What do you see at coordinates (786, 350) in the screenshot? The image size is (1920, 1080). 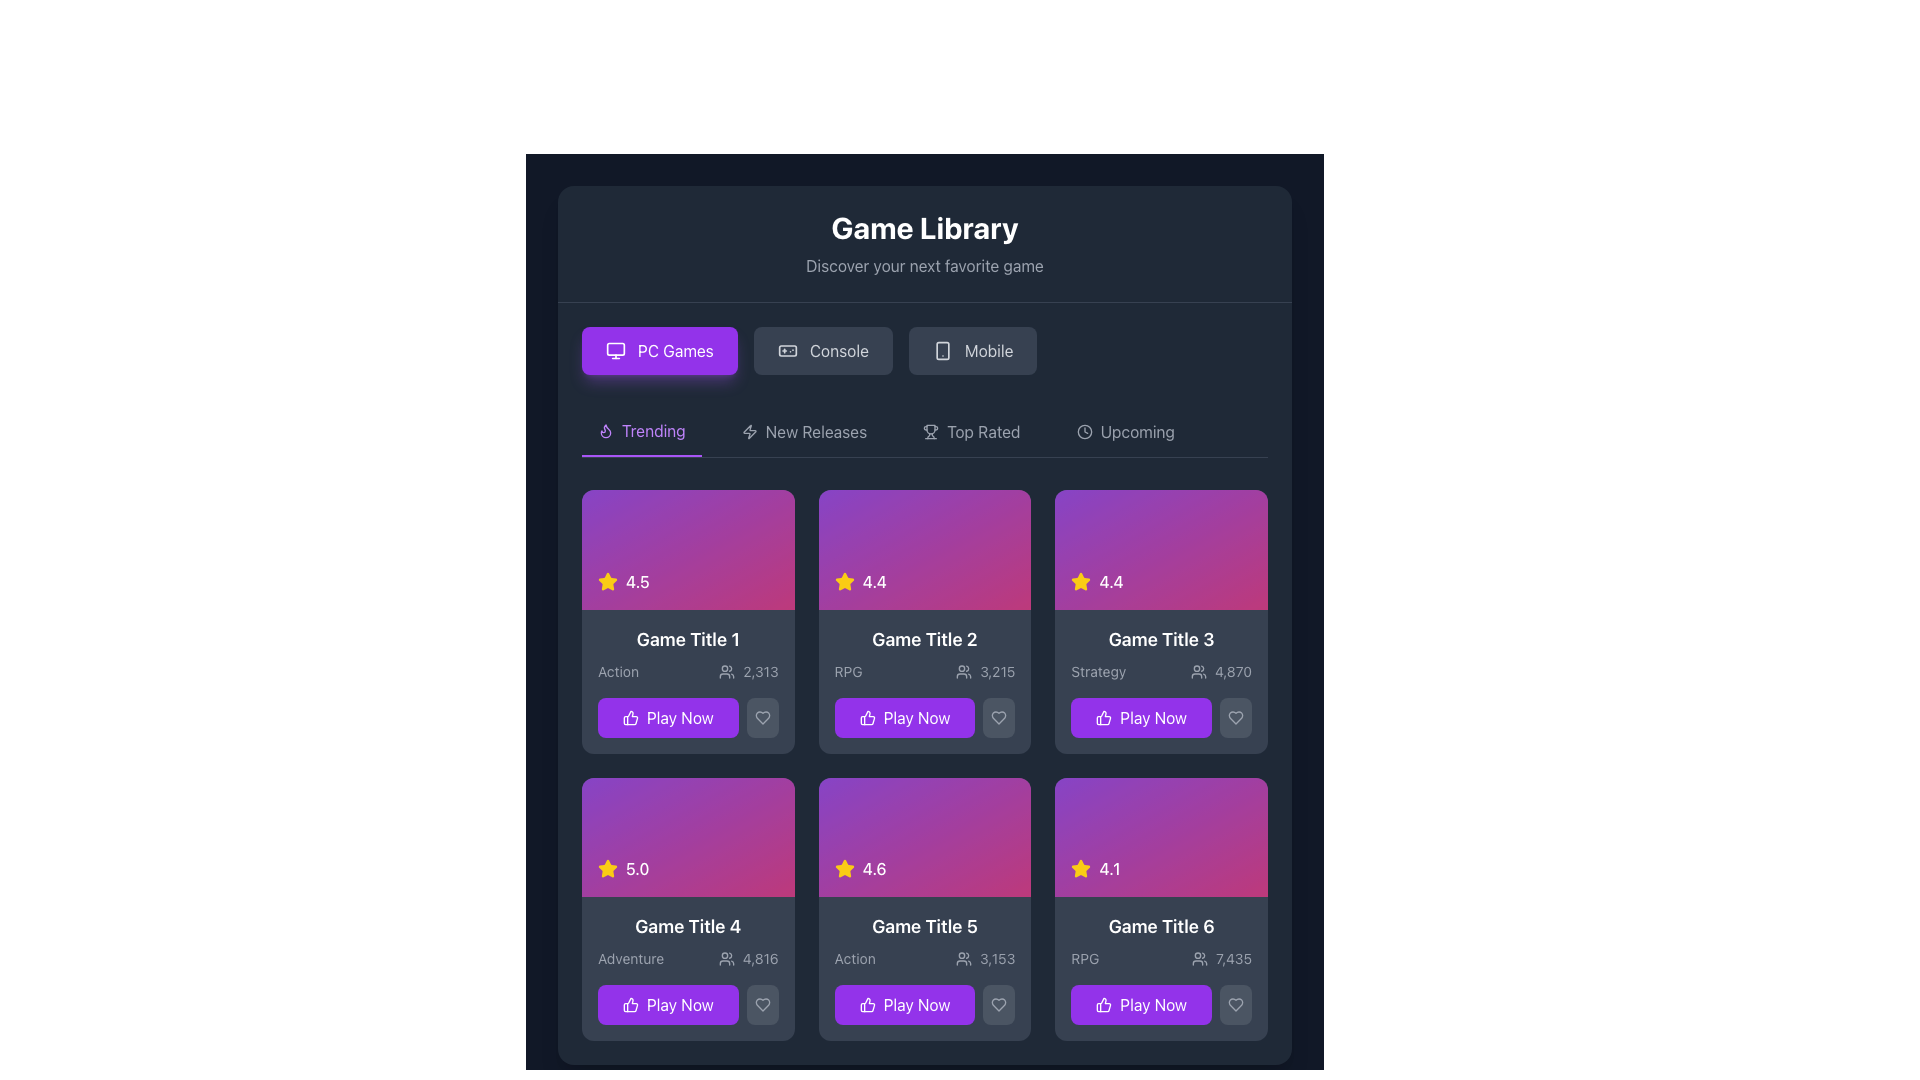 I see `the game controller icon within the 'Console' button` at bounding box center [786, 350].